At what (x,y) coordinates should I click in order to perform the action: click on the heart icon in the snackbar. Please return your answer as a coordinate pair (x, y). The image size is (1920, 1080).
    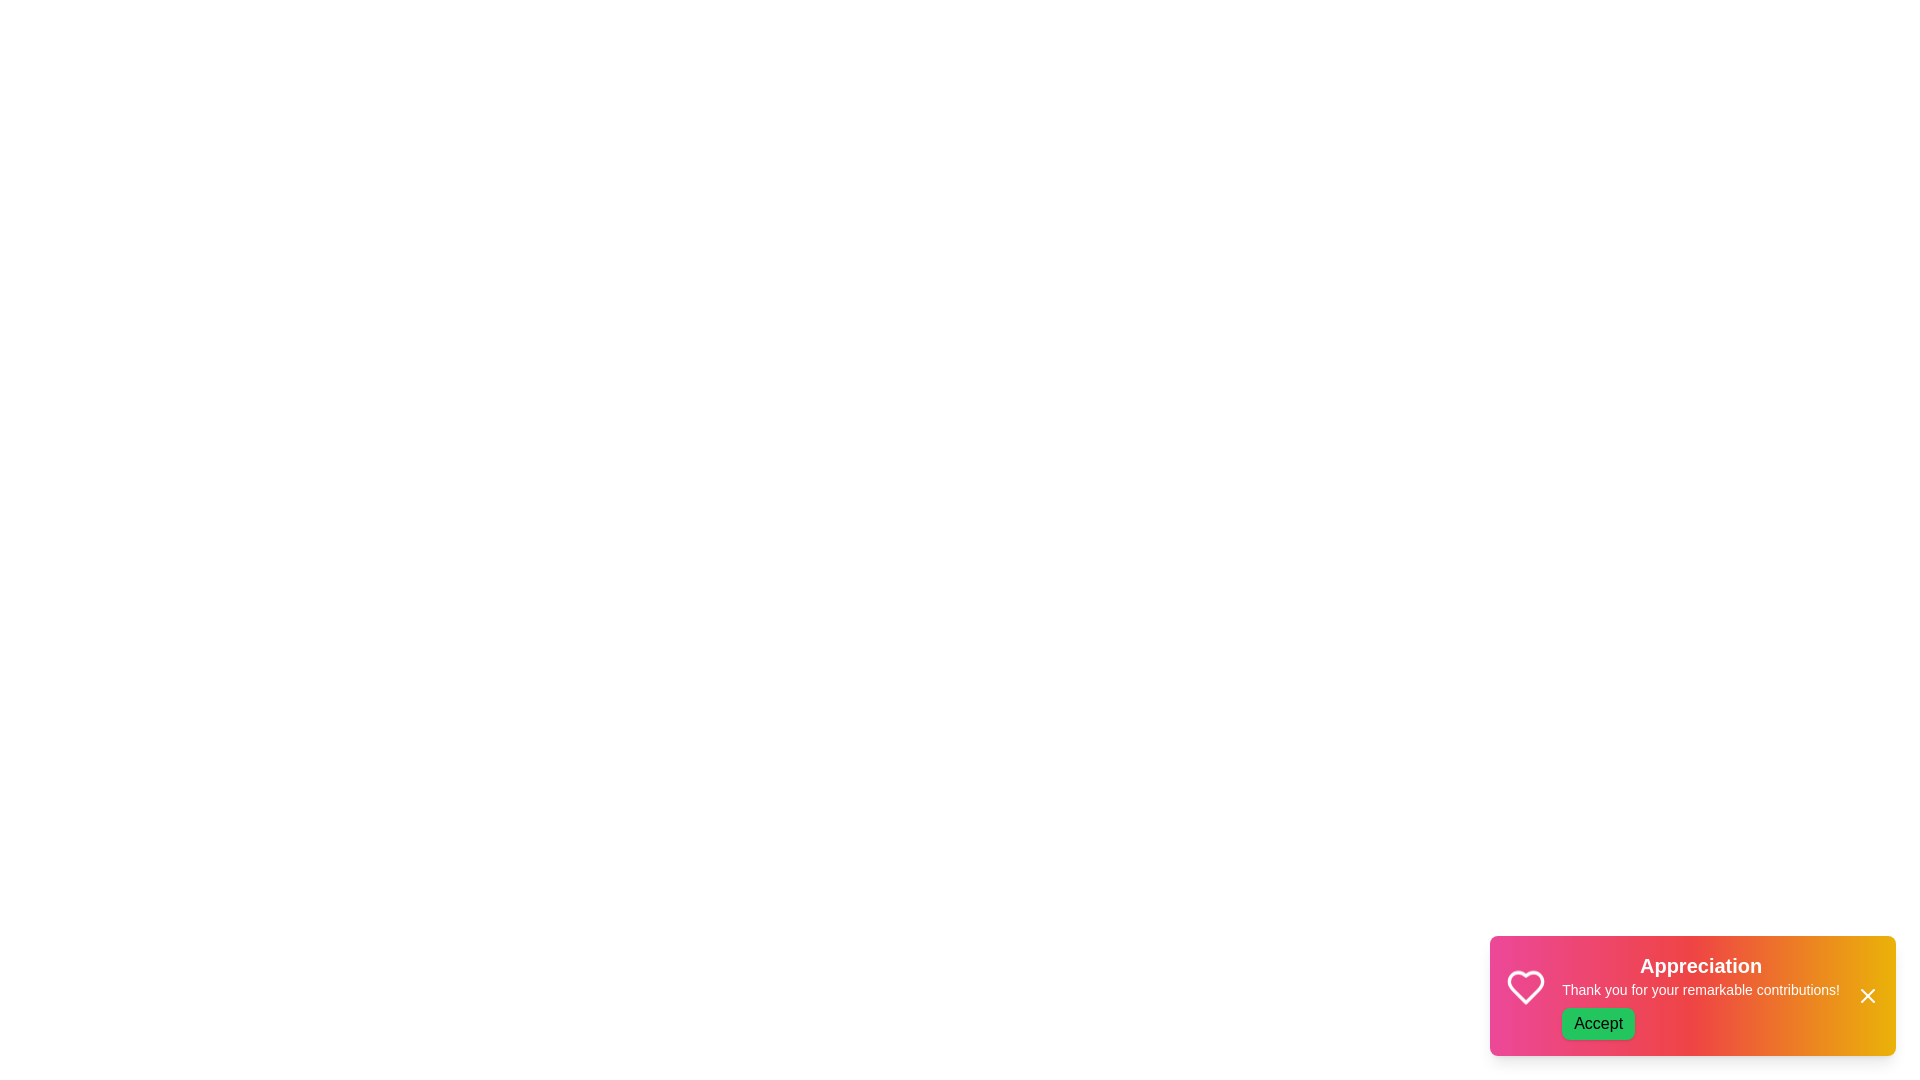
    Looking at the image, I should click on (1525, 991).